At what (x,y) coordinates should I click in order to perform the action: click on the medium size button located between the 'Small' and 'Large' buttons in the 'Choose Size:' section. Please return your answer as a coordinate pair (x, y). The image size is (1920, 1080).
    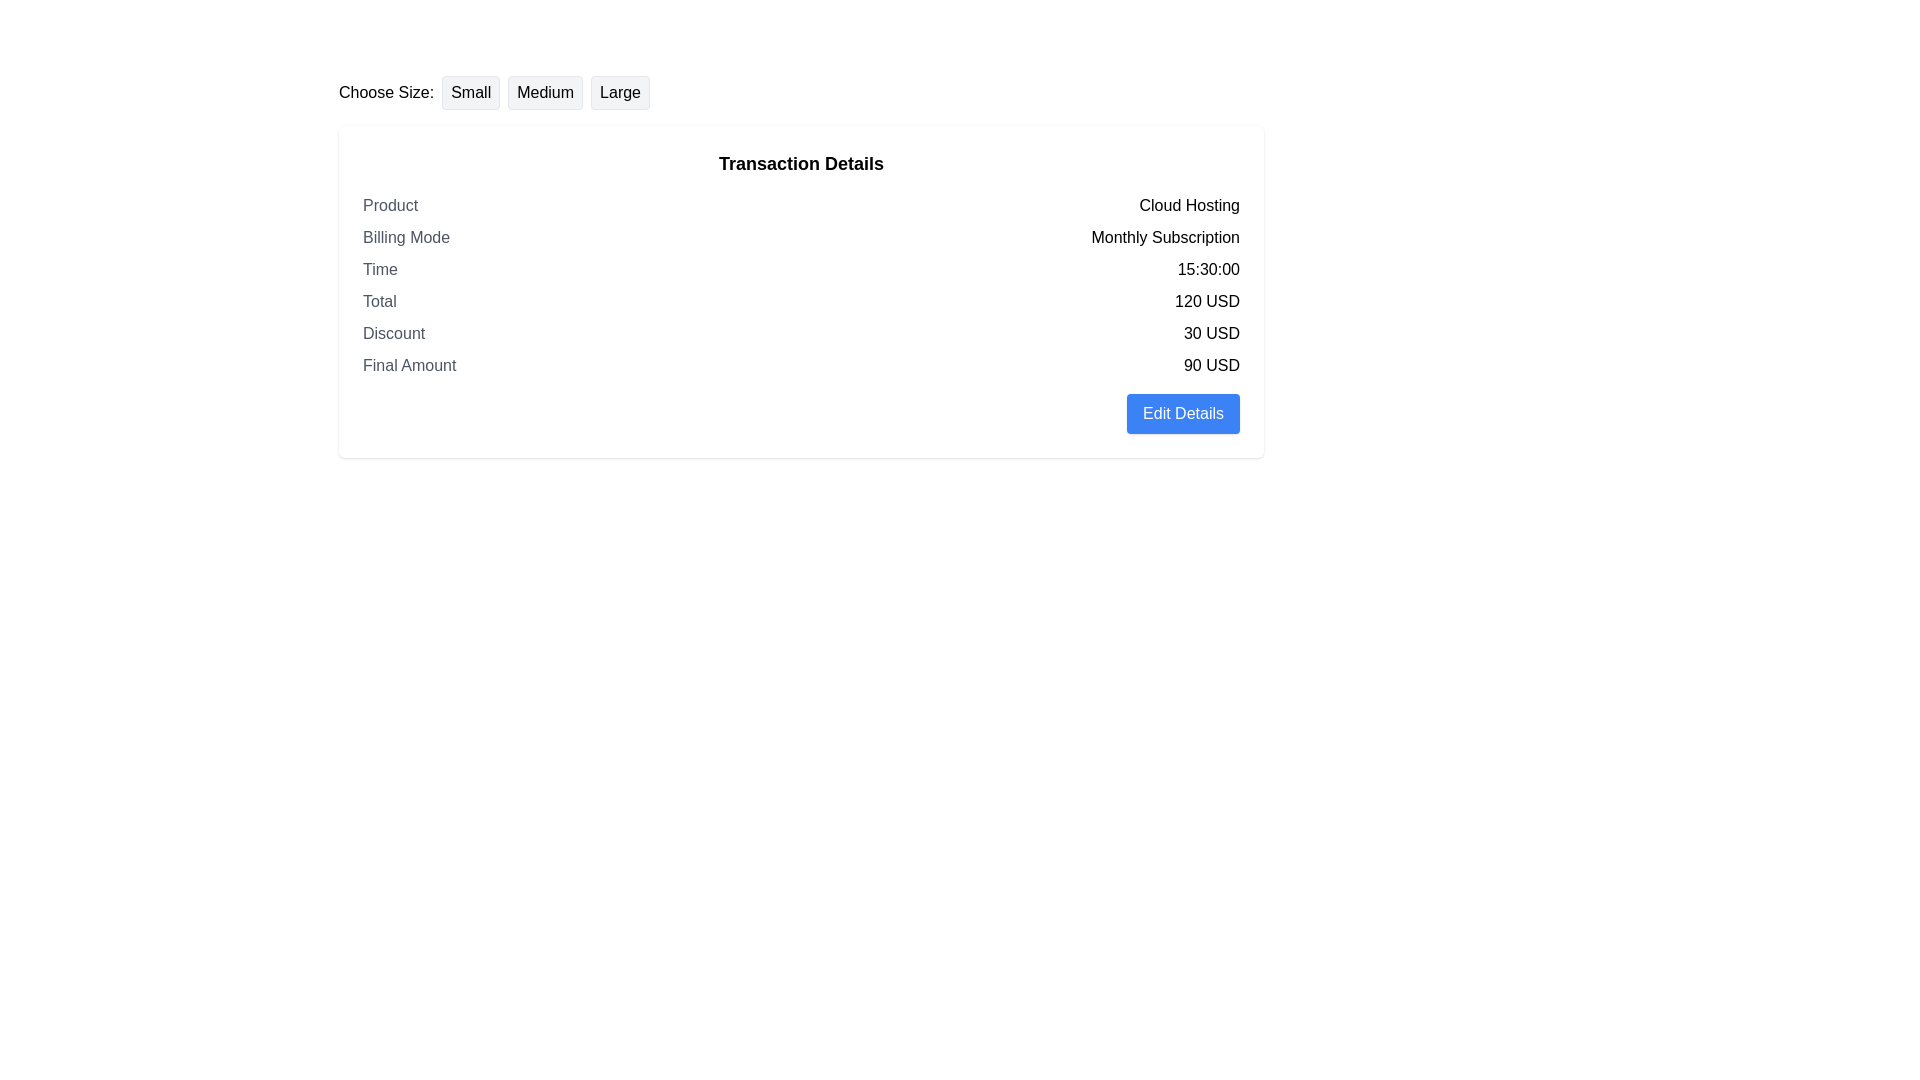
    Looking at the image, I should click on (545, 92).